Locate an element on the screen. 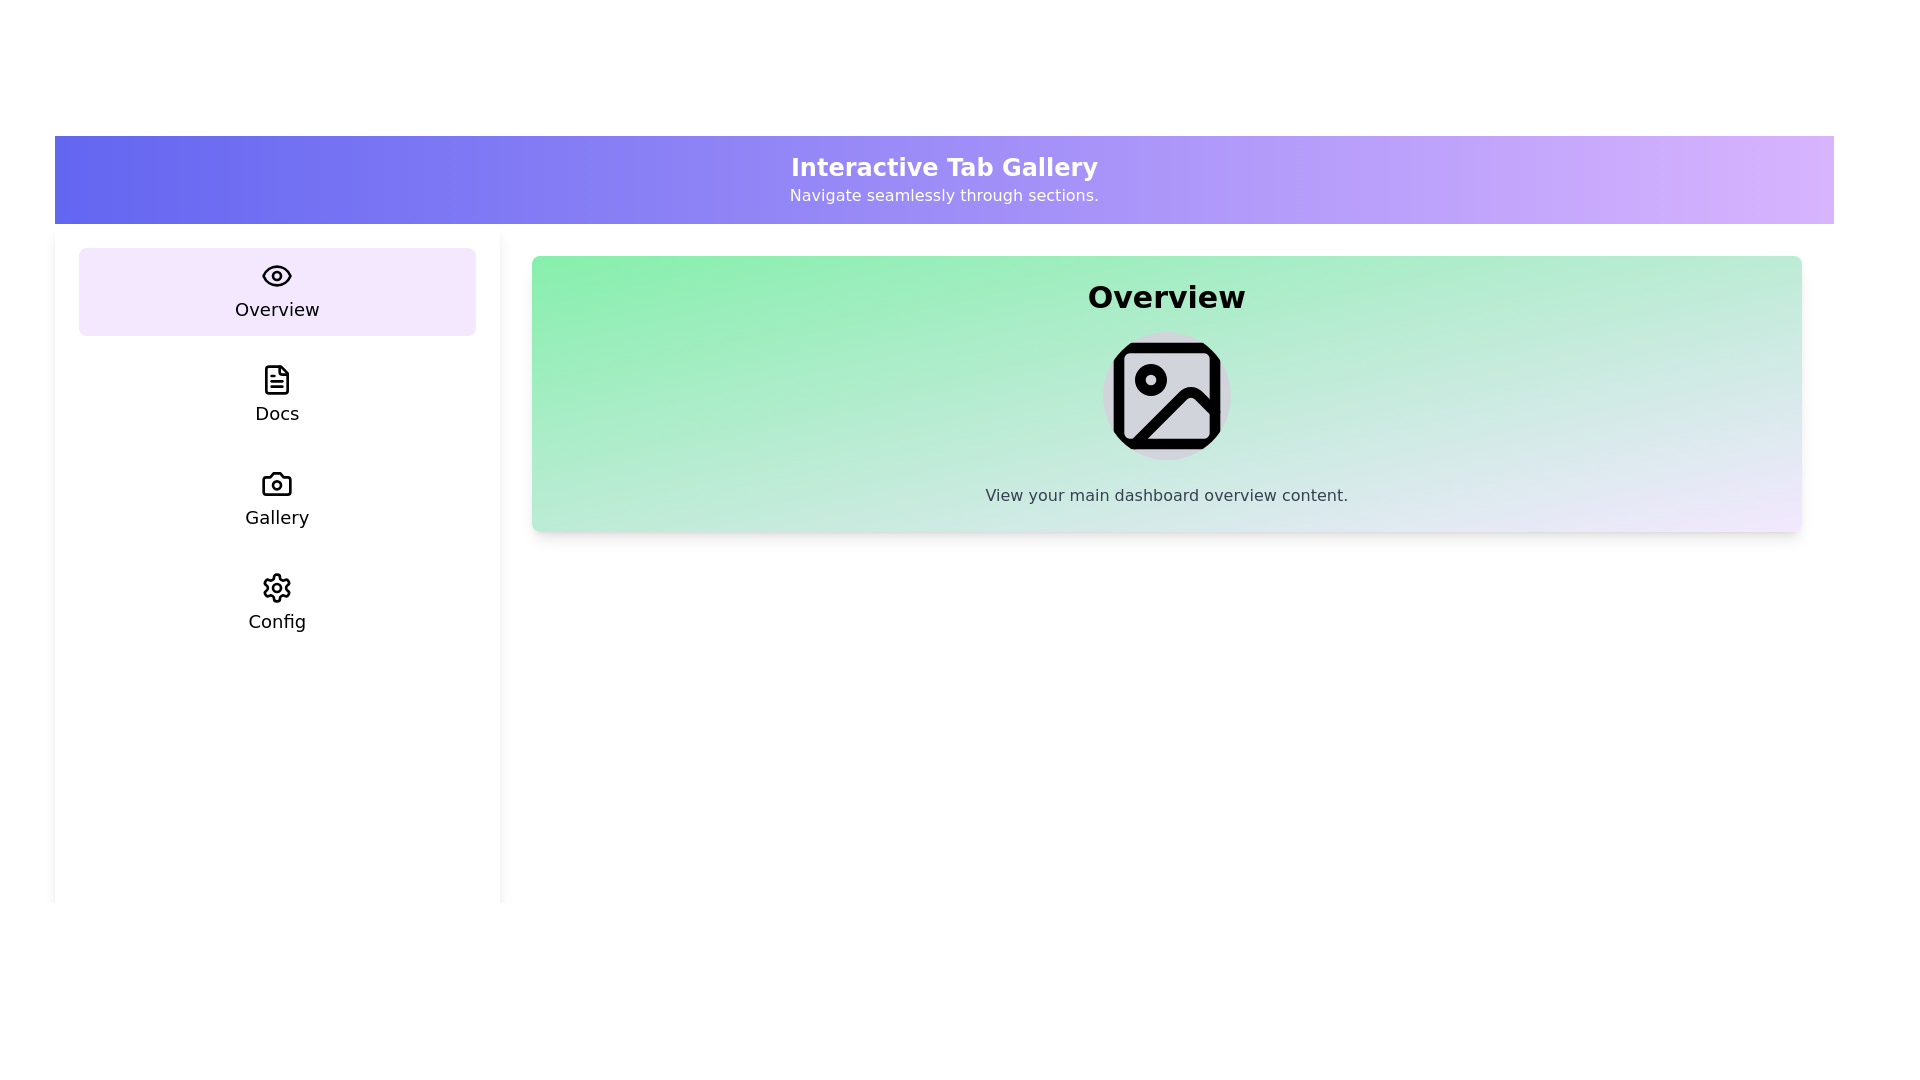 This screenshot has height=1080, width=1920. the tab named Overview by clicking its icon is located at coordinates (276, 292).